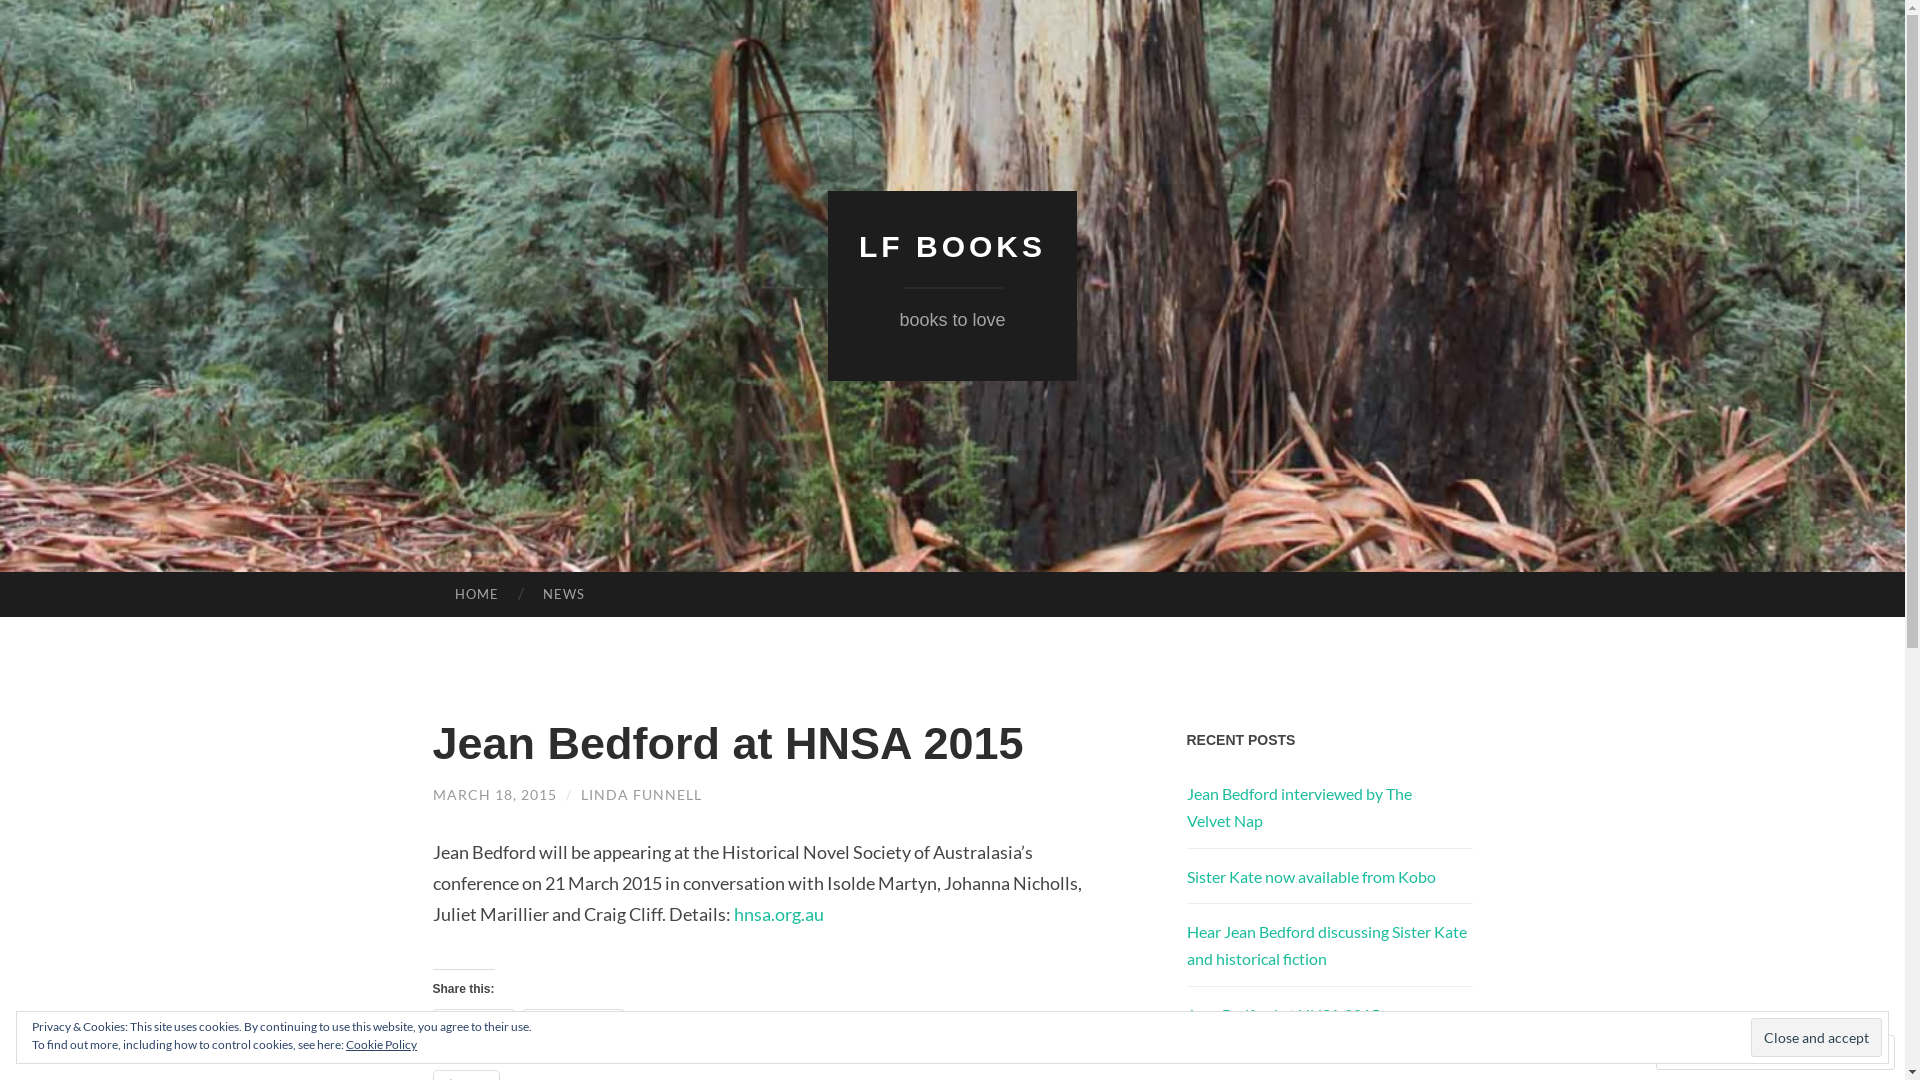  I want to click on 'Follow', so click(1810, 1051).